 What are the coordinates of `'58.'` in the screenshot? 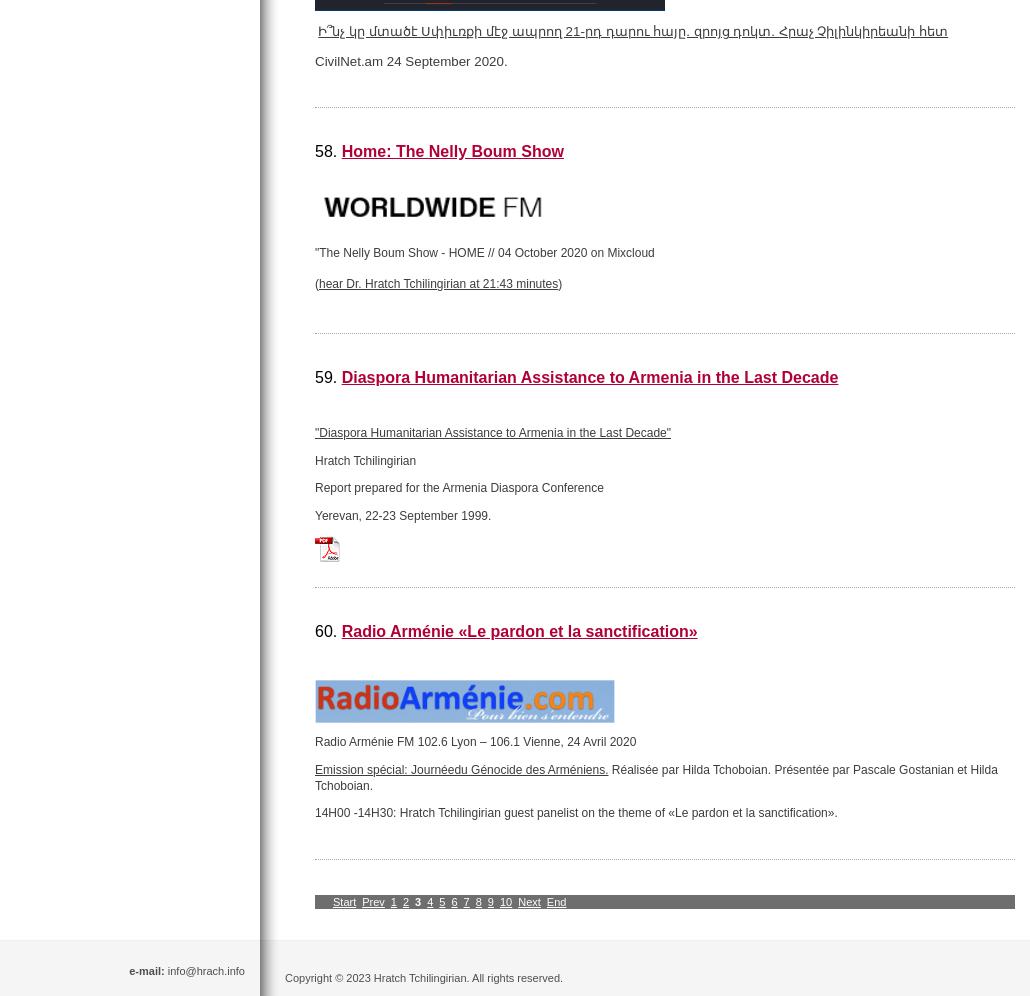 It's located at (326, 150).